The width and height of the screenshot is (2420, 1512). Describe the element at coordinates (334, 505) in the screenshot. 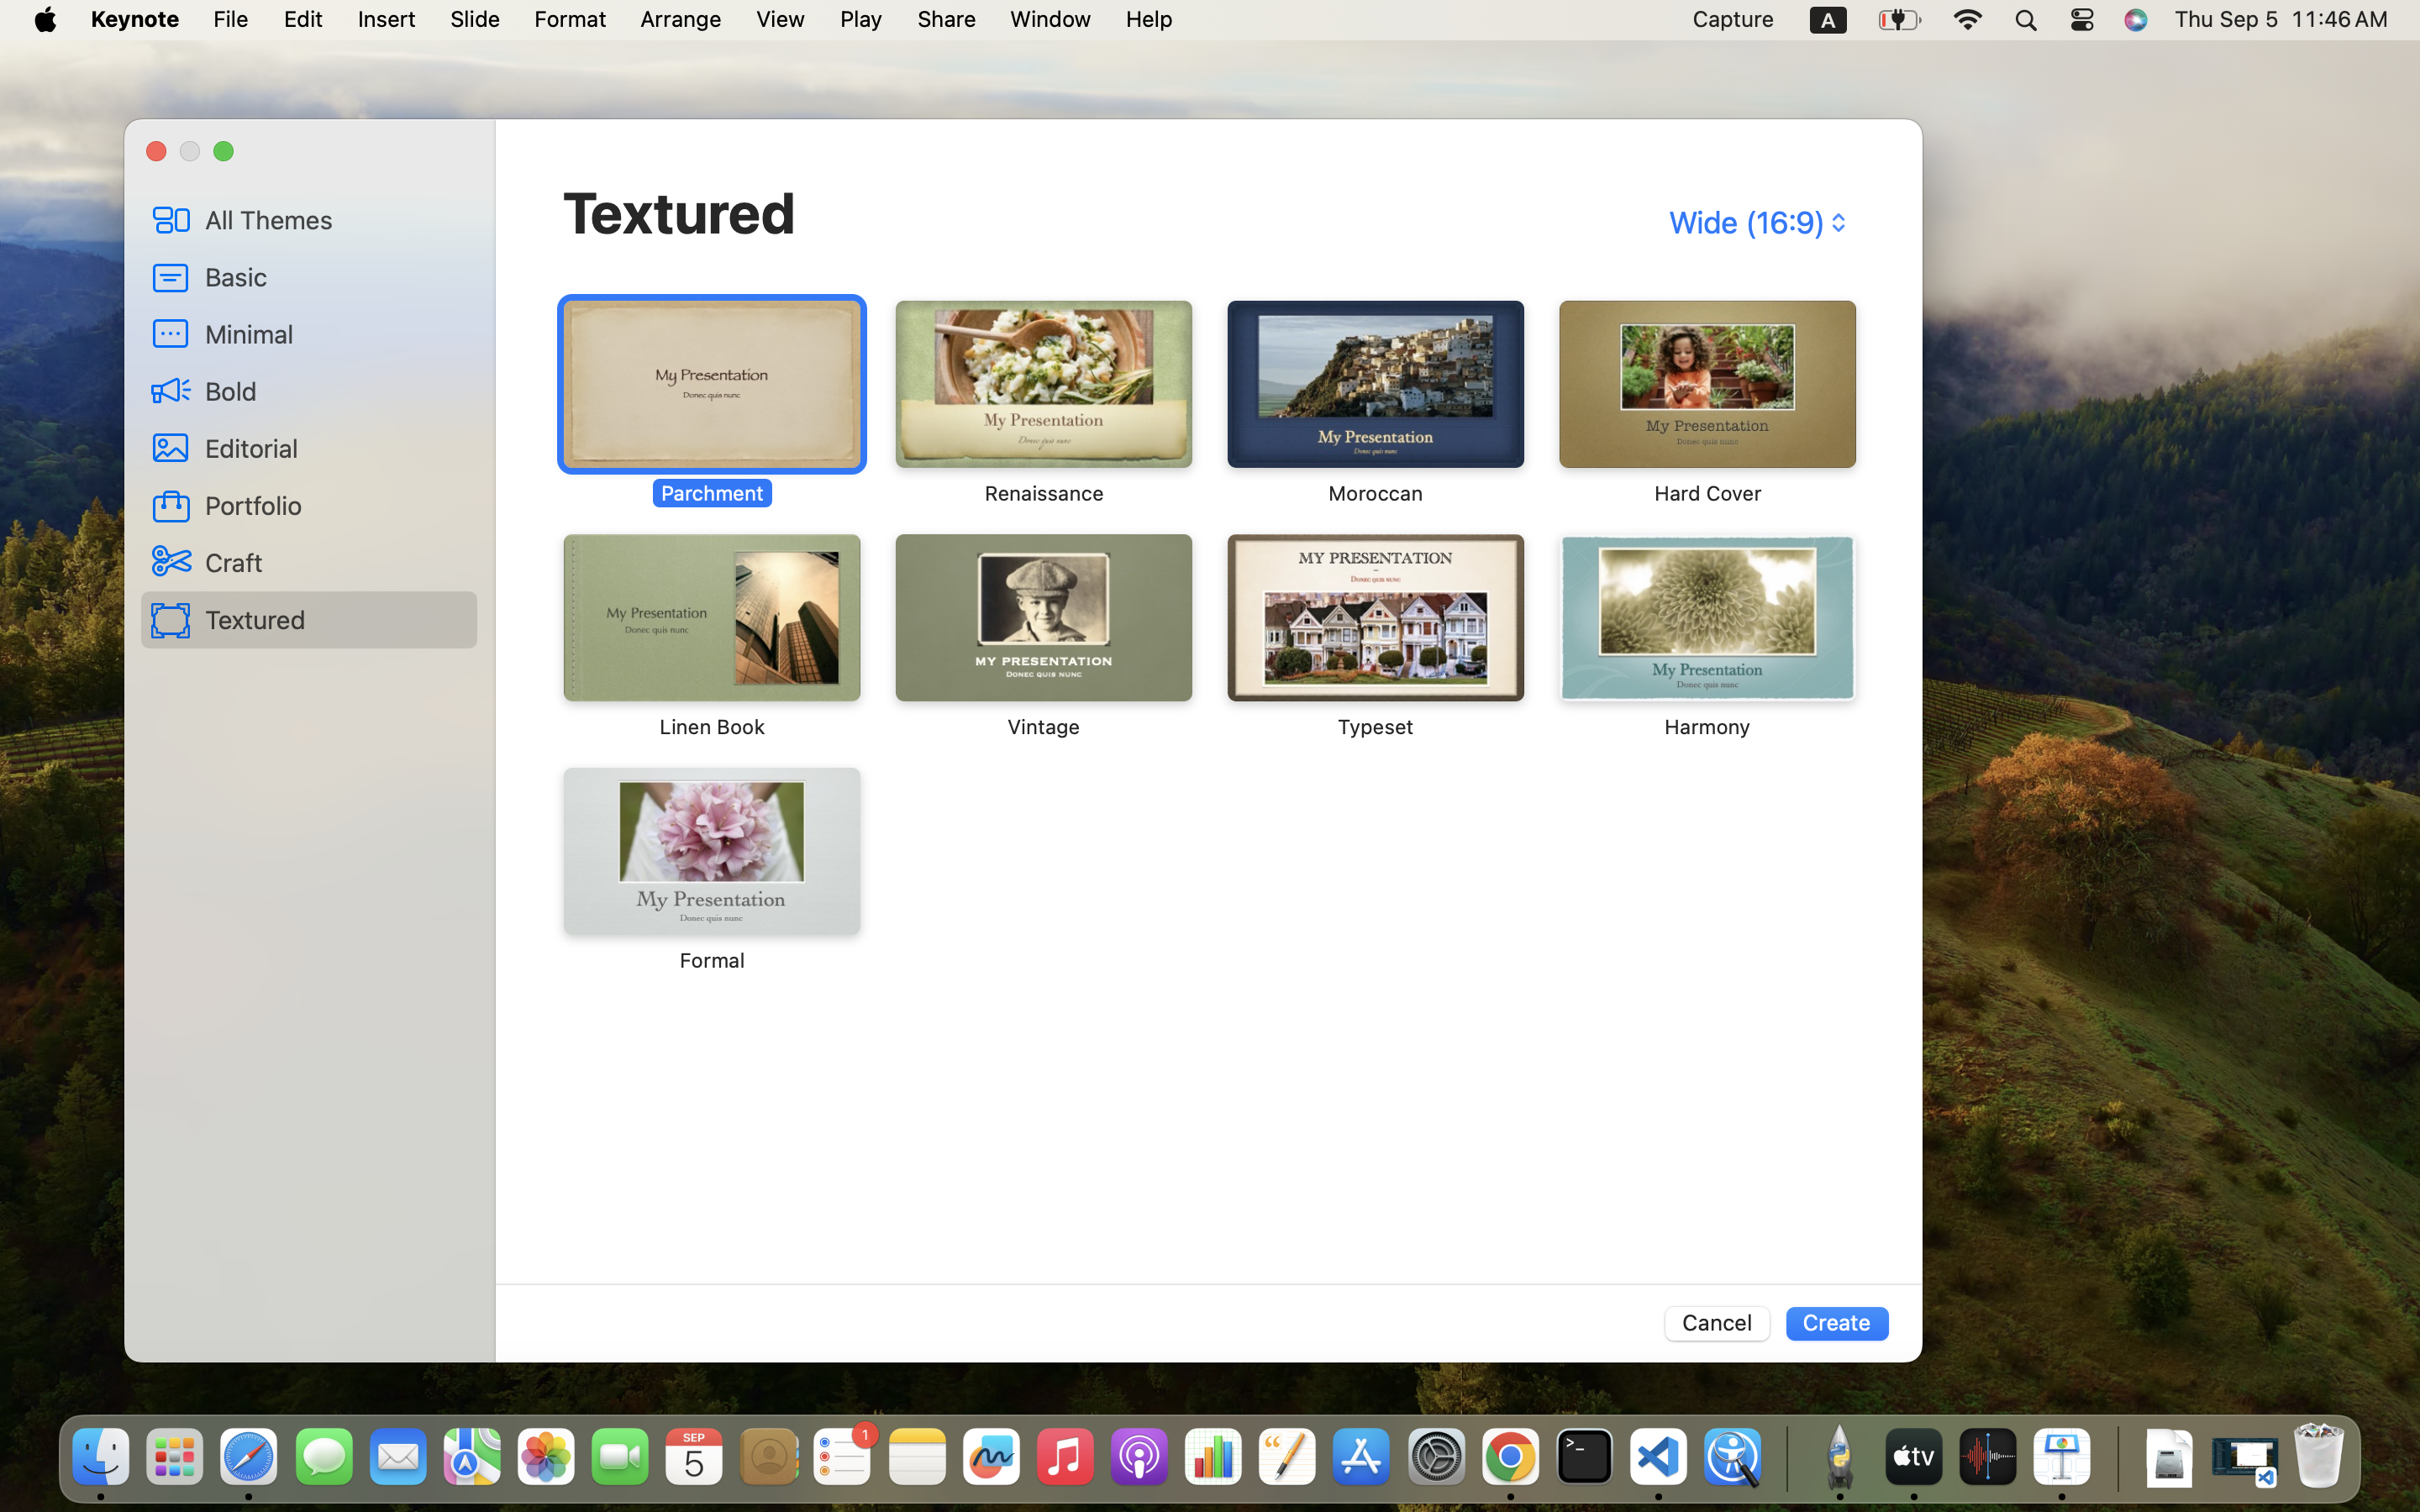

I see `'Portfolio'` at that location.